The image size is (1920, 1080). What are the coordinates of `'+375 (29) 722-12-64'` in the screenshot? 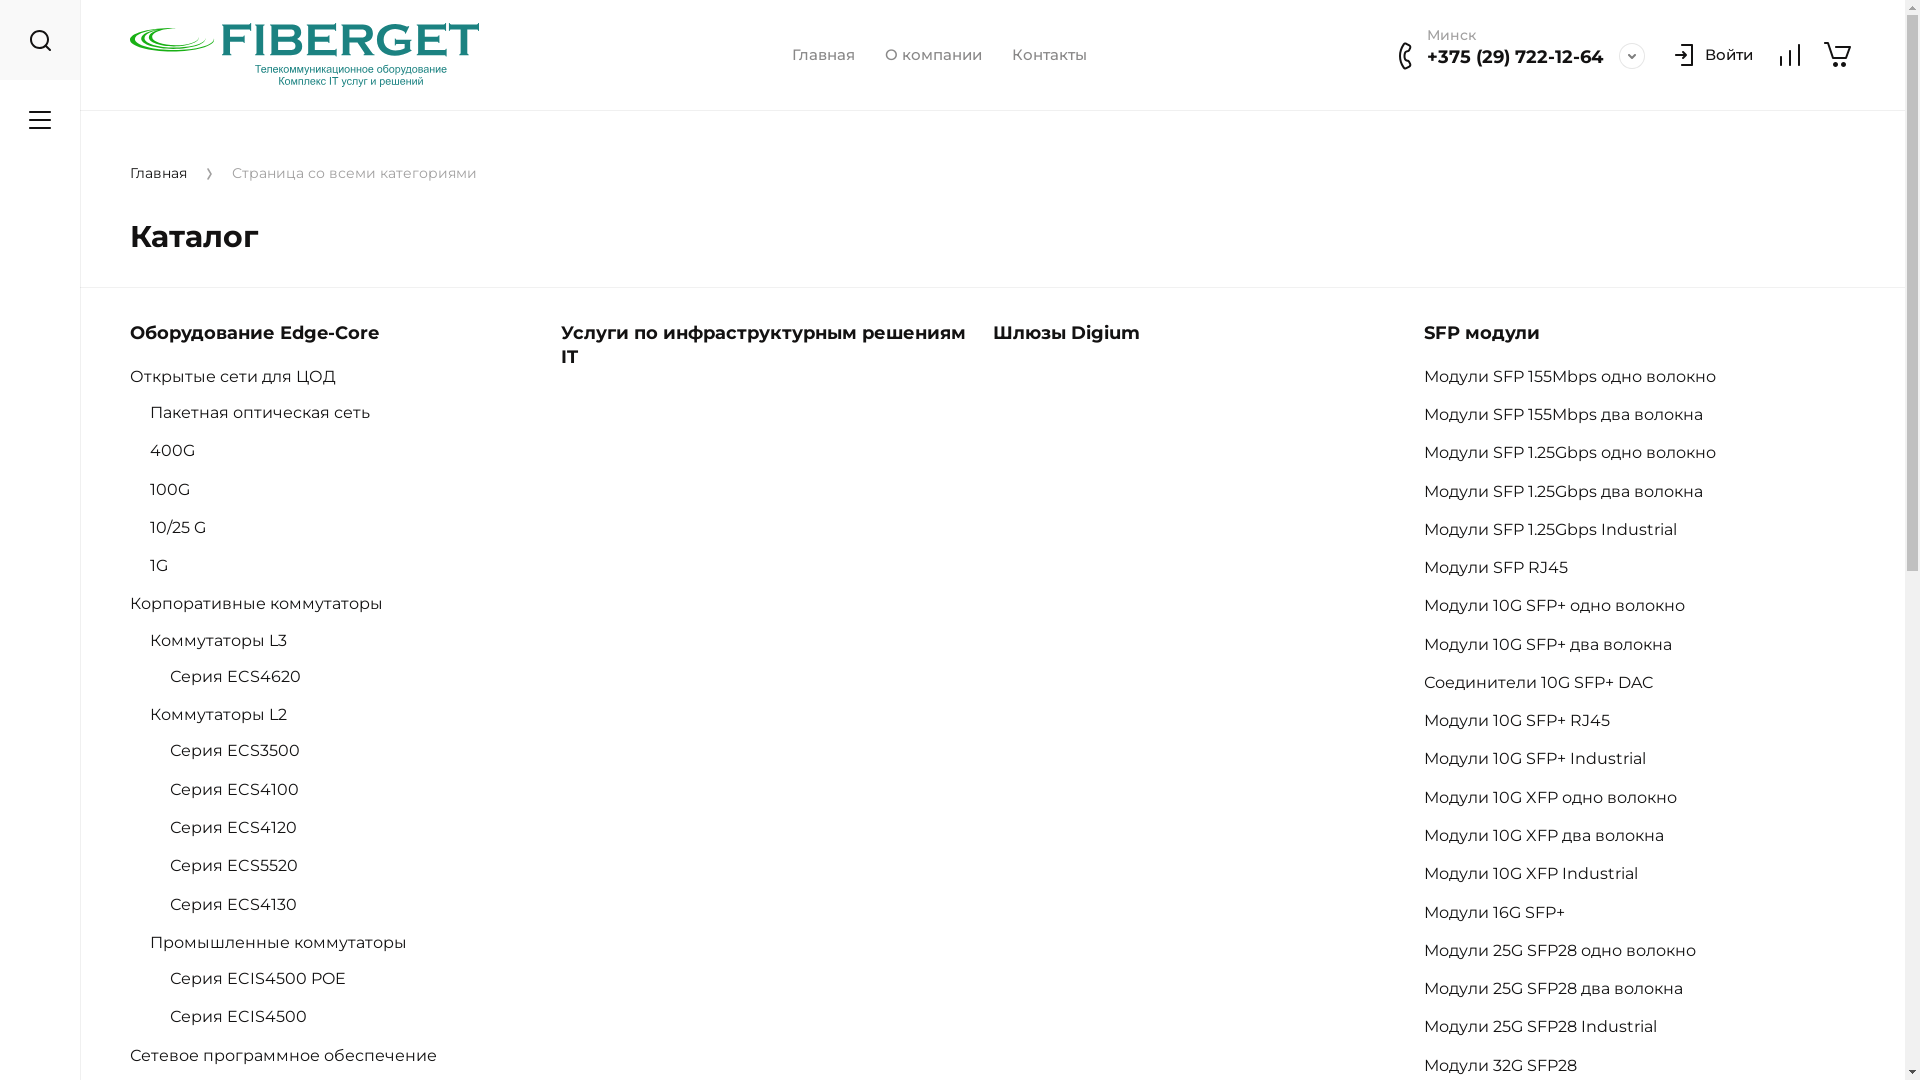 It's located at (1515, 56).